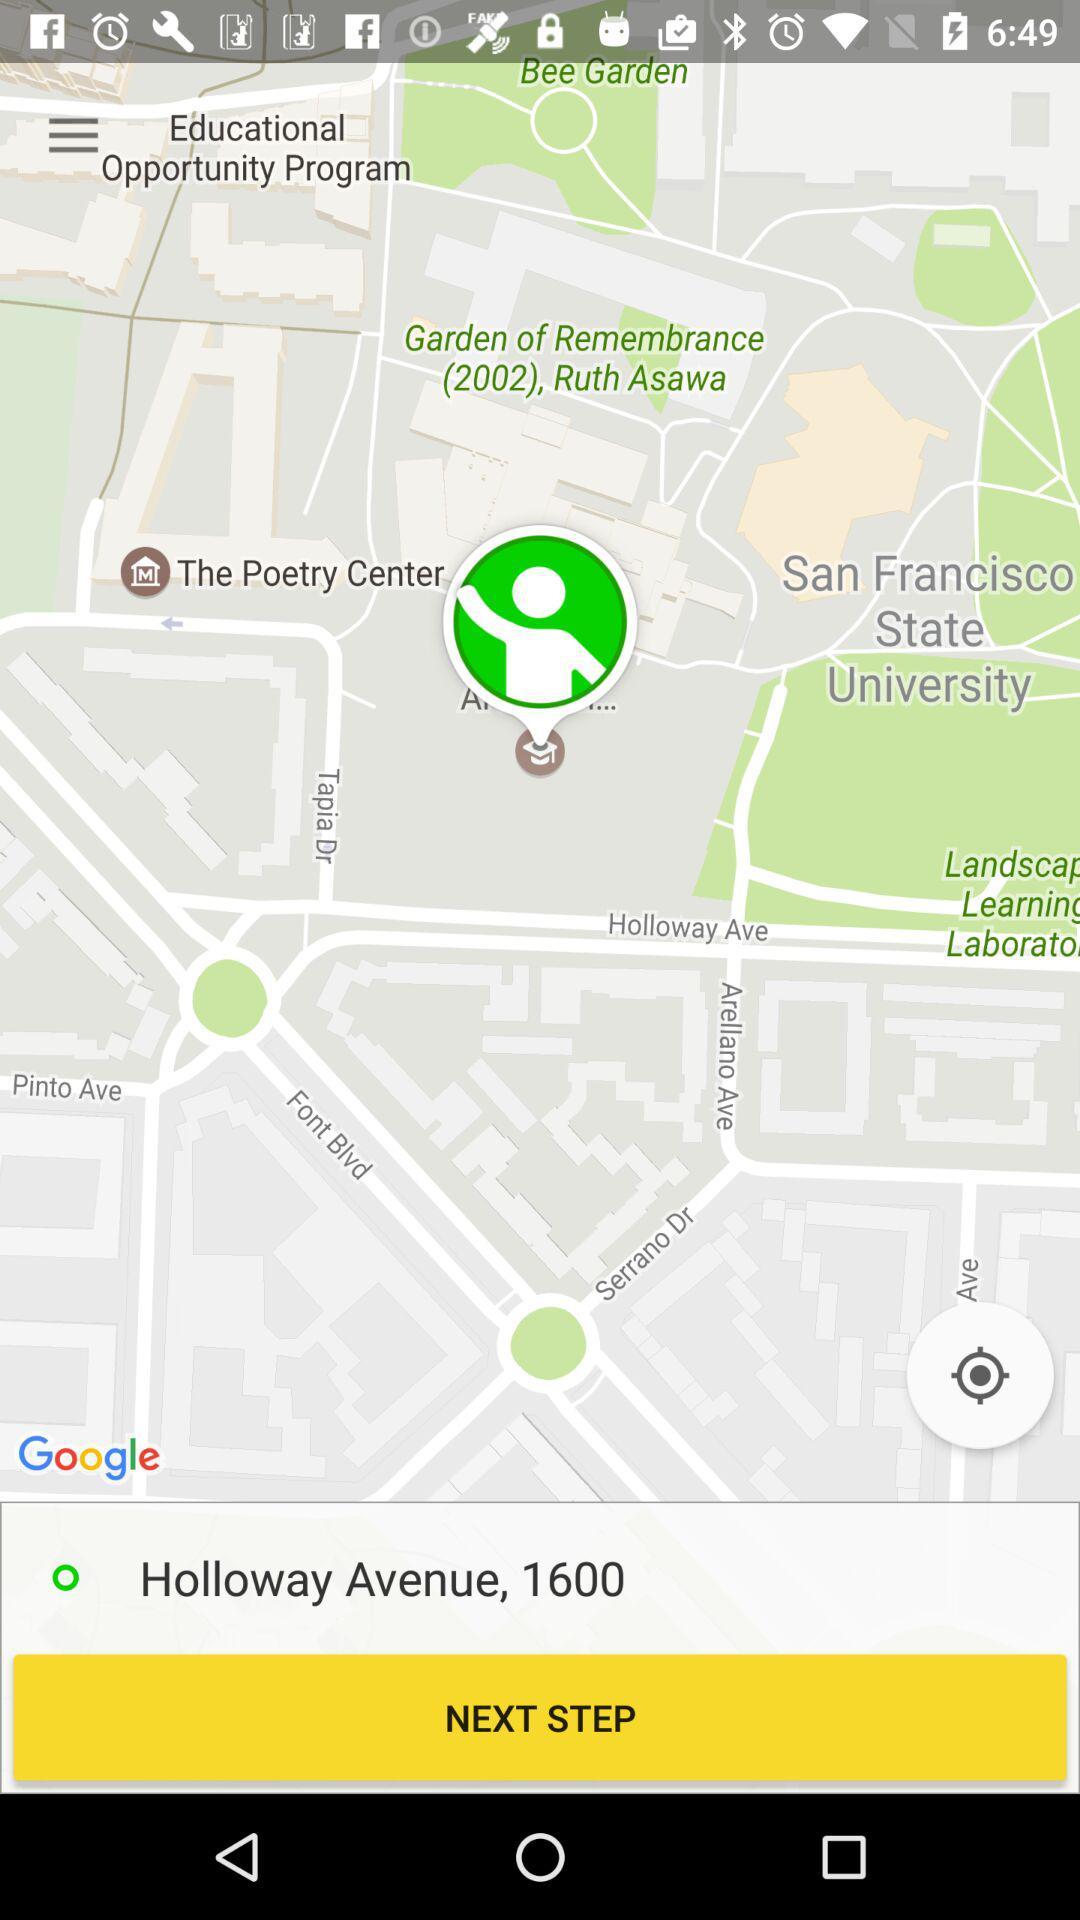  Describe the element at coordinates (979, 1374) in the screenshot. I see `zoom in to your location` at that location.